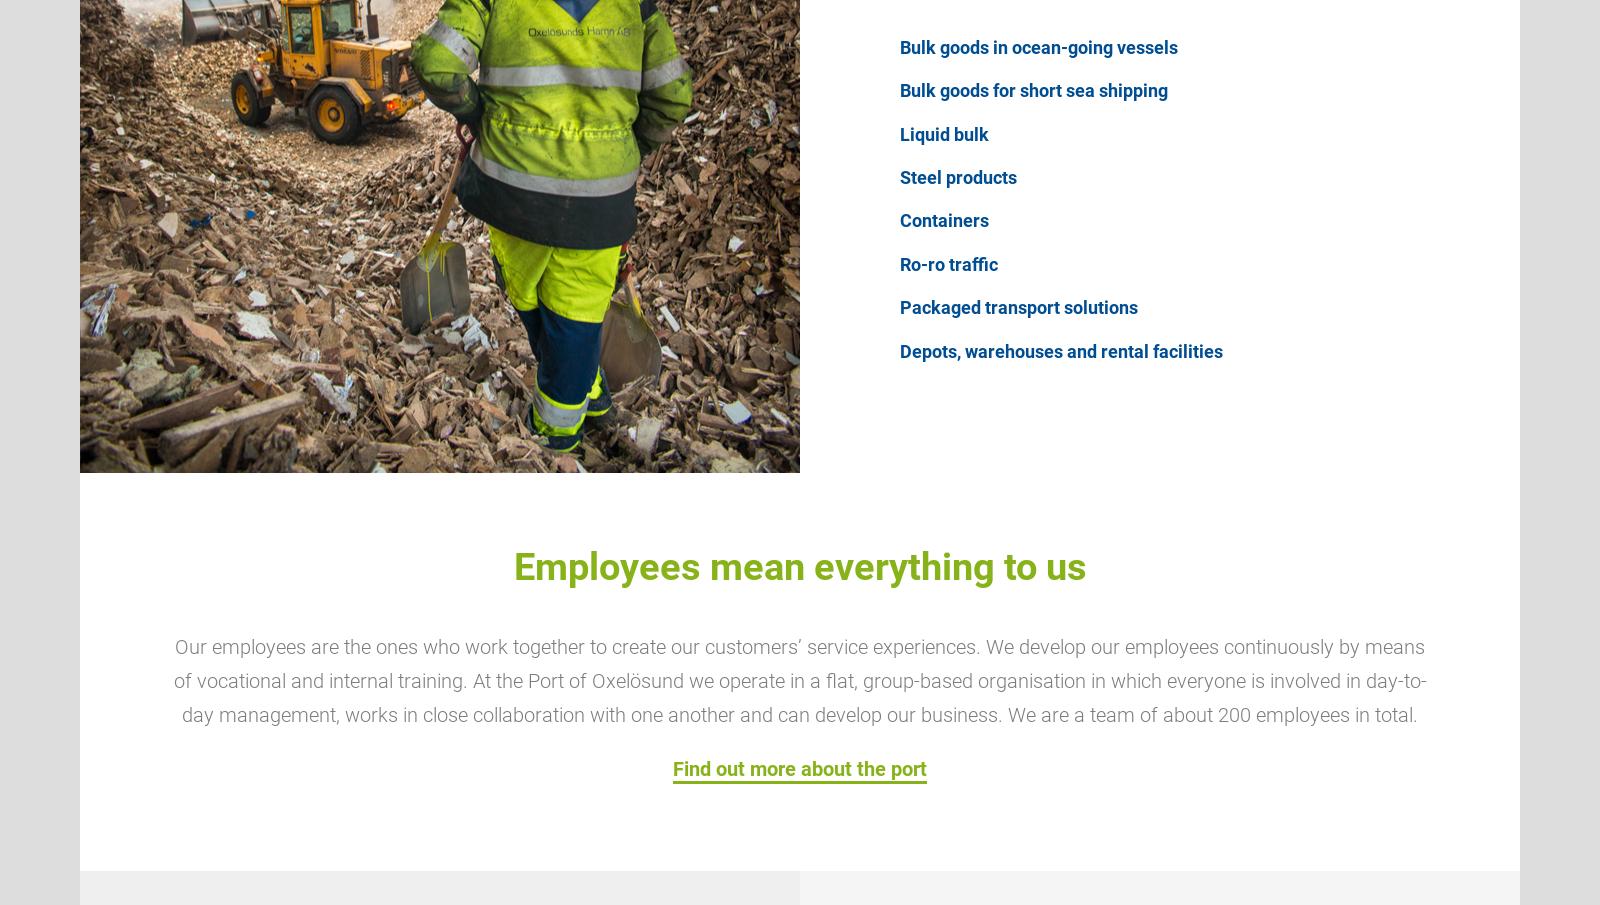 Image resolution: width=1600 pixels, height=905 pixels. I want to click on 'Packaged transport solutions', so click(899, 306).